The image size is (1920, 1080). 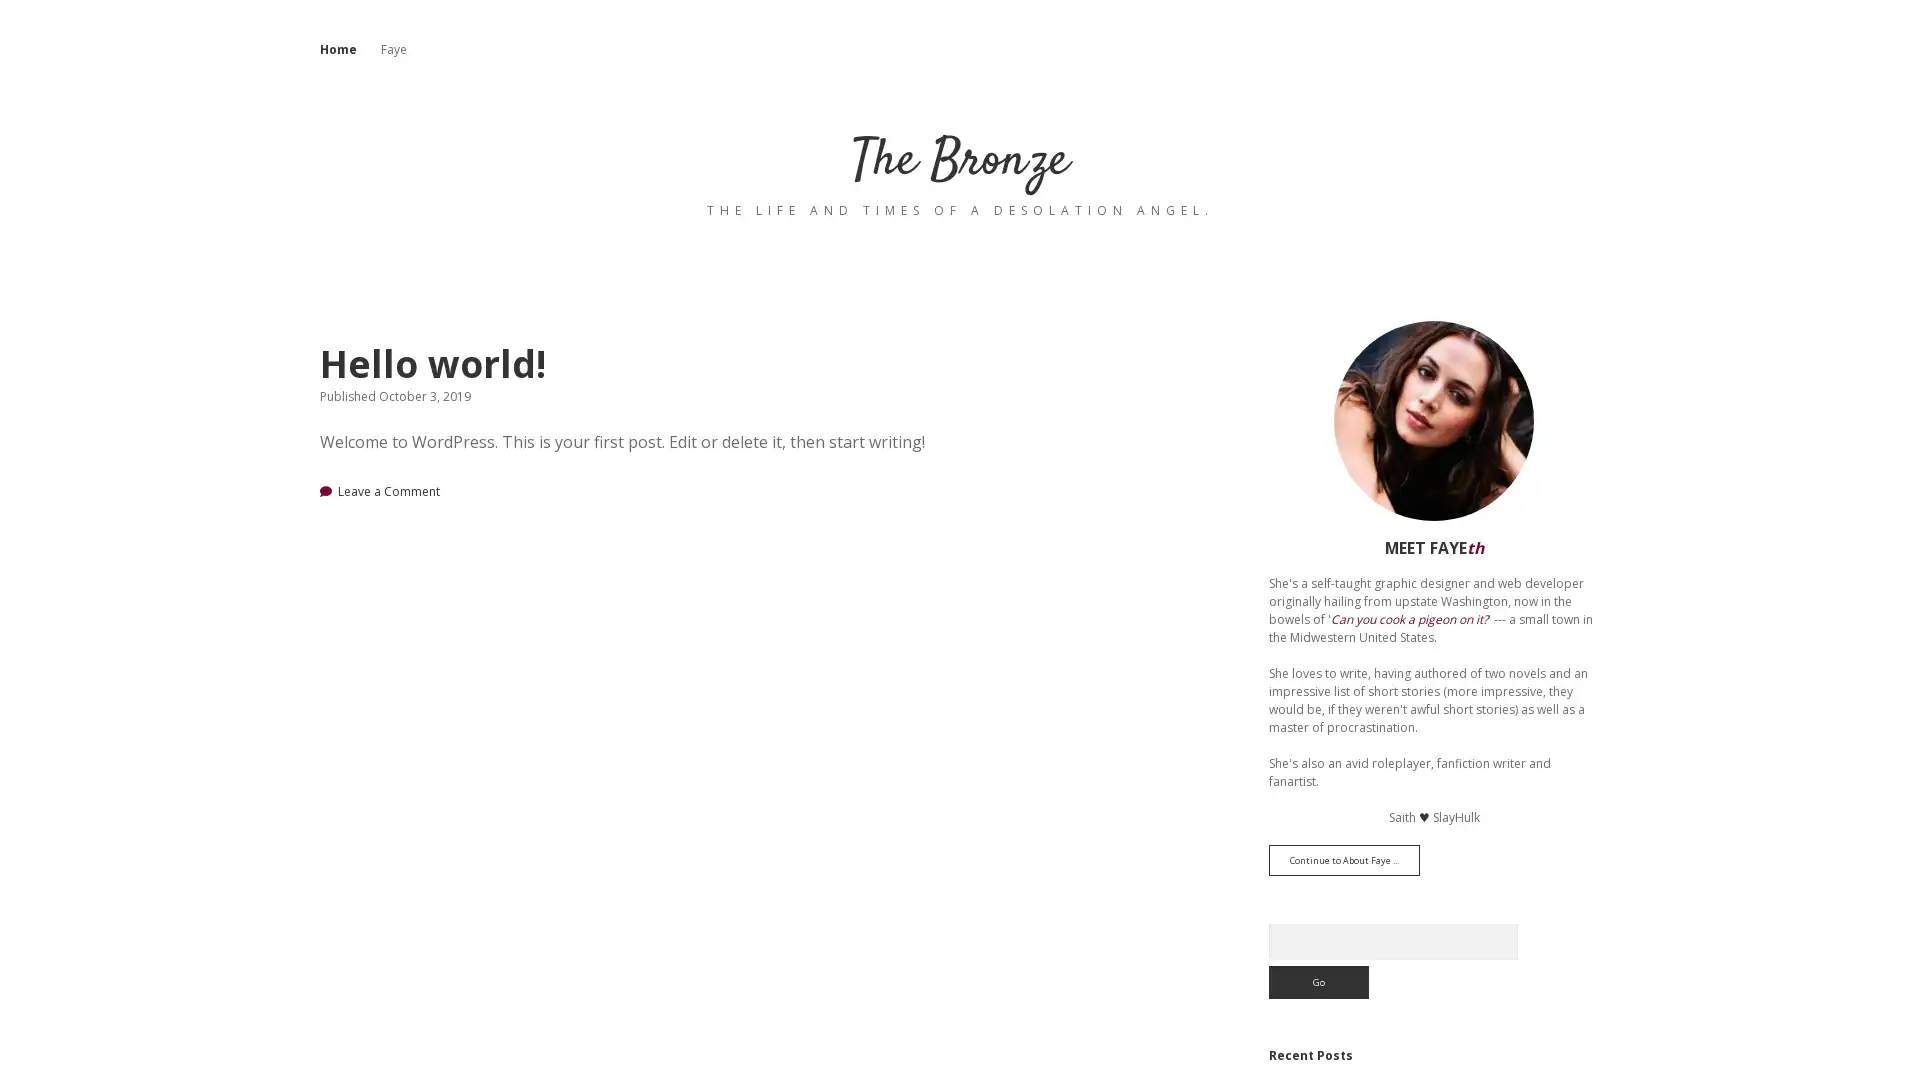 I want to click on Go, so click(x=1318, y=981).